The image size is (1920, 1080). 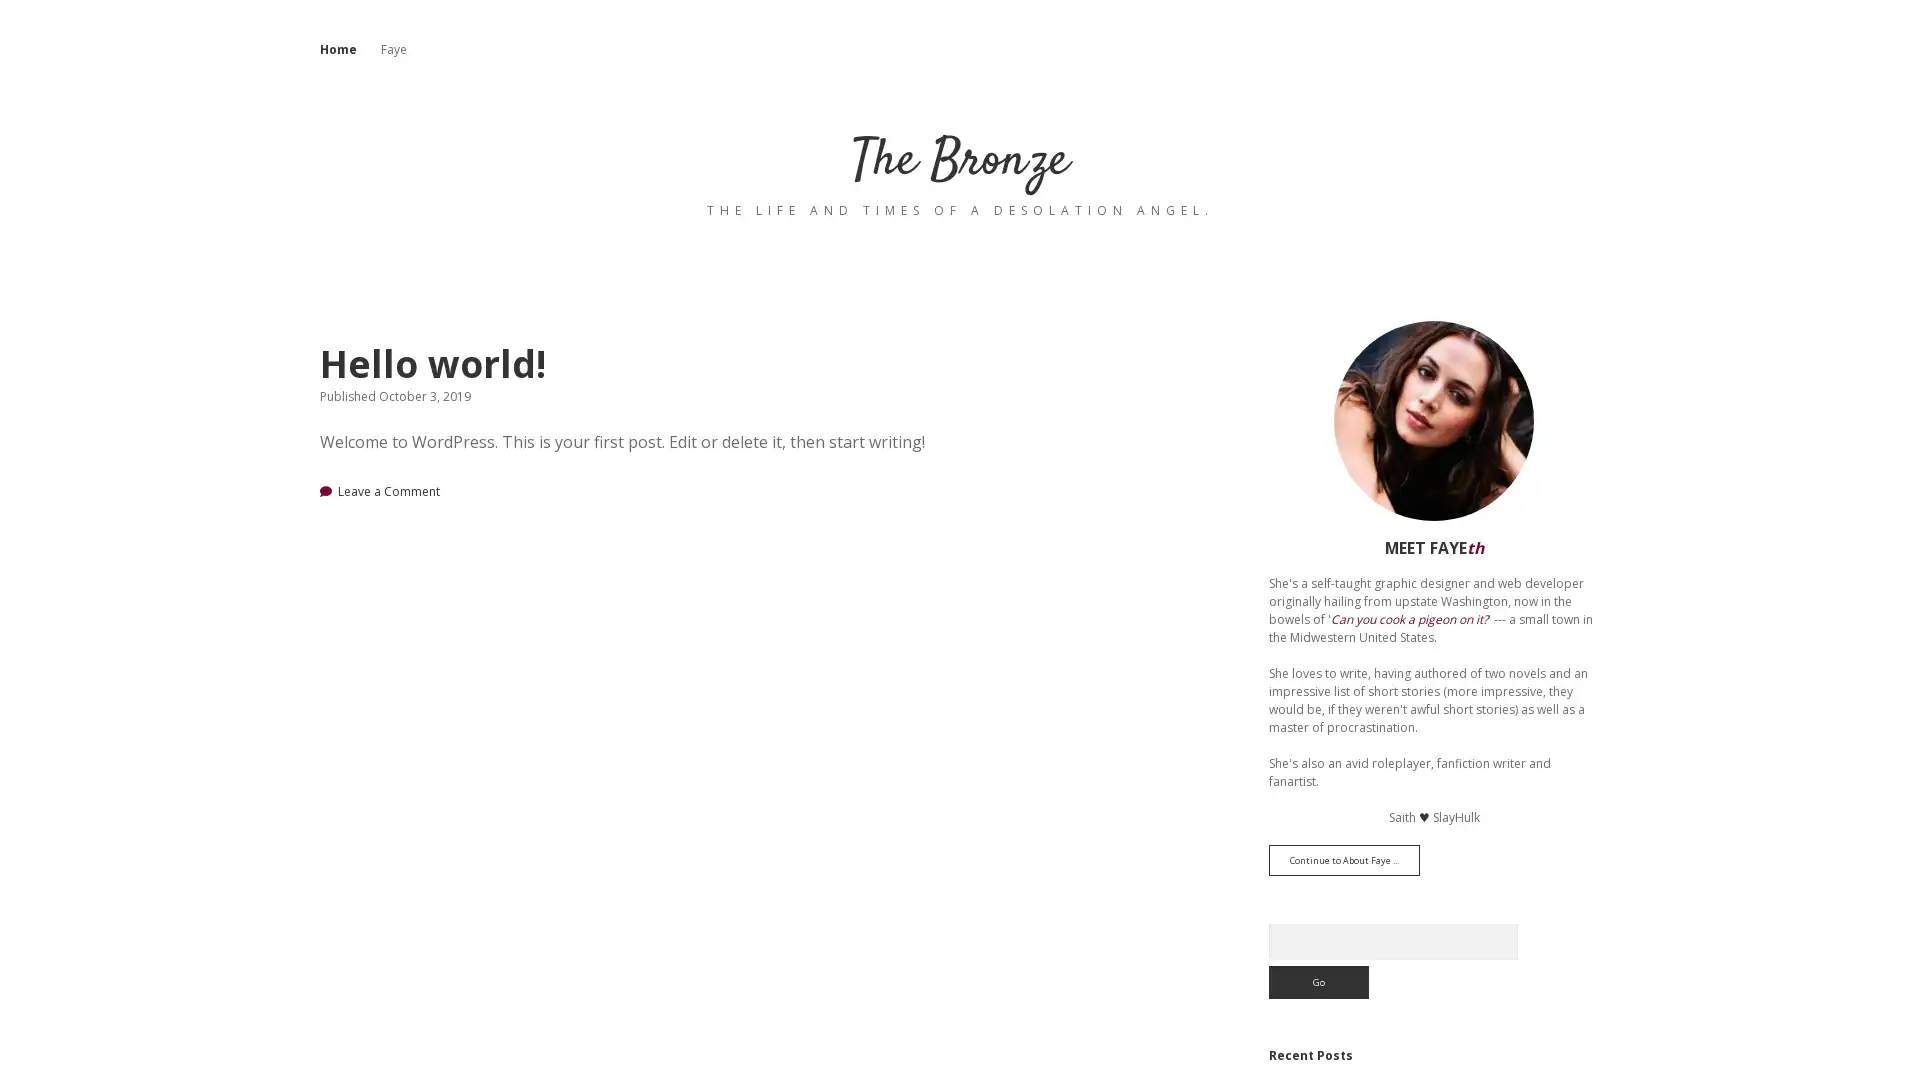 I want to click on Go, so click(x=1318, y=981).